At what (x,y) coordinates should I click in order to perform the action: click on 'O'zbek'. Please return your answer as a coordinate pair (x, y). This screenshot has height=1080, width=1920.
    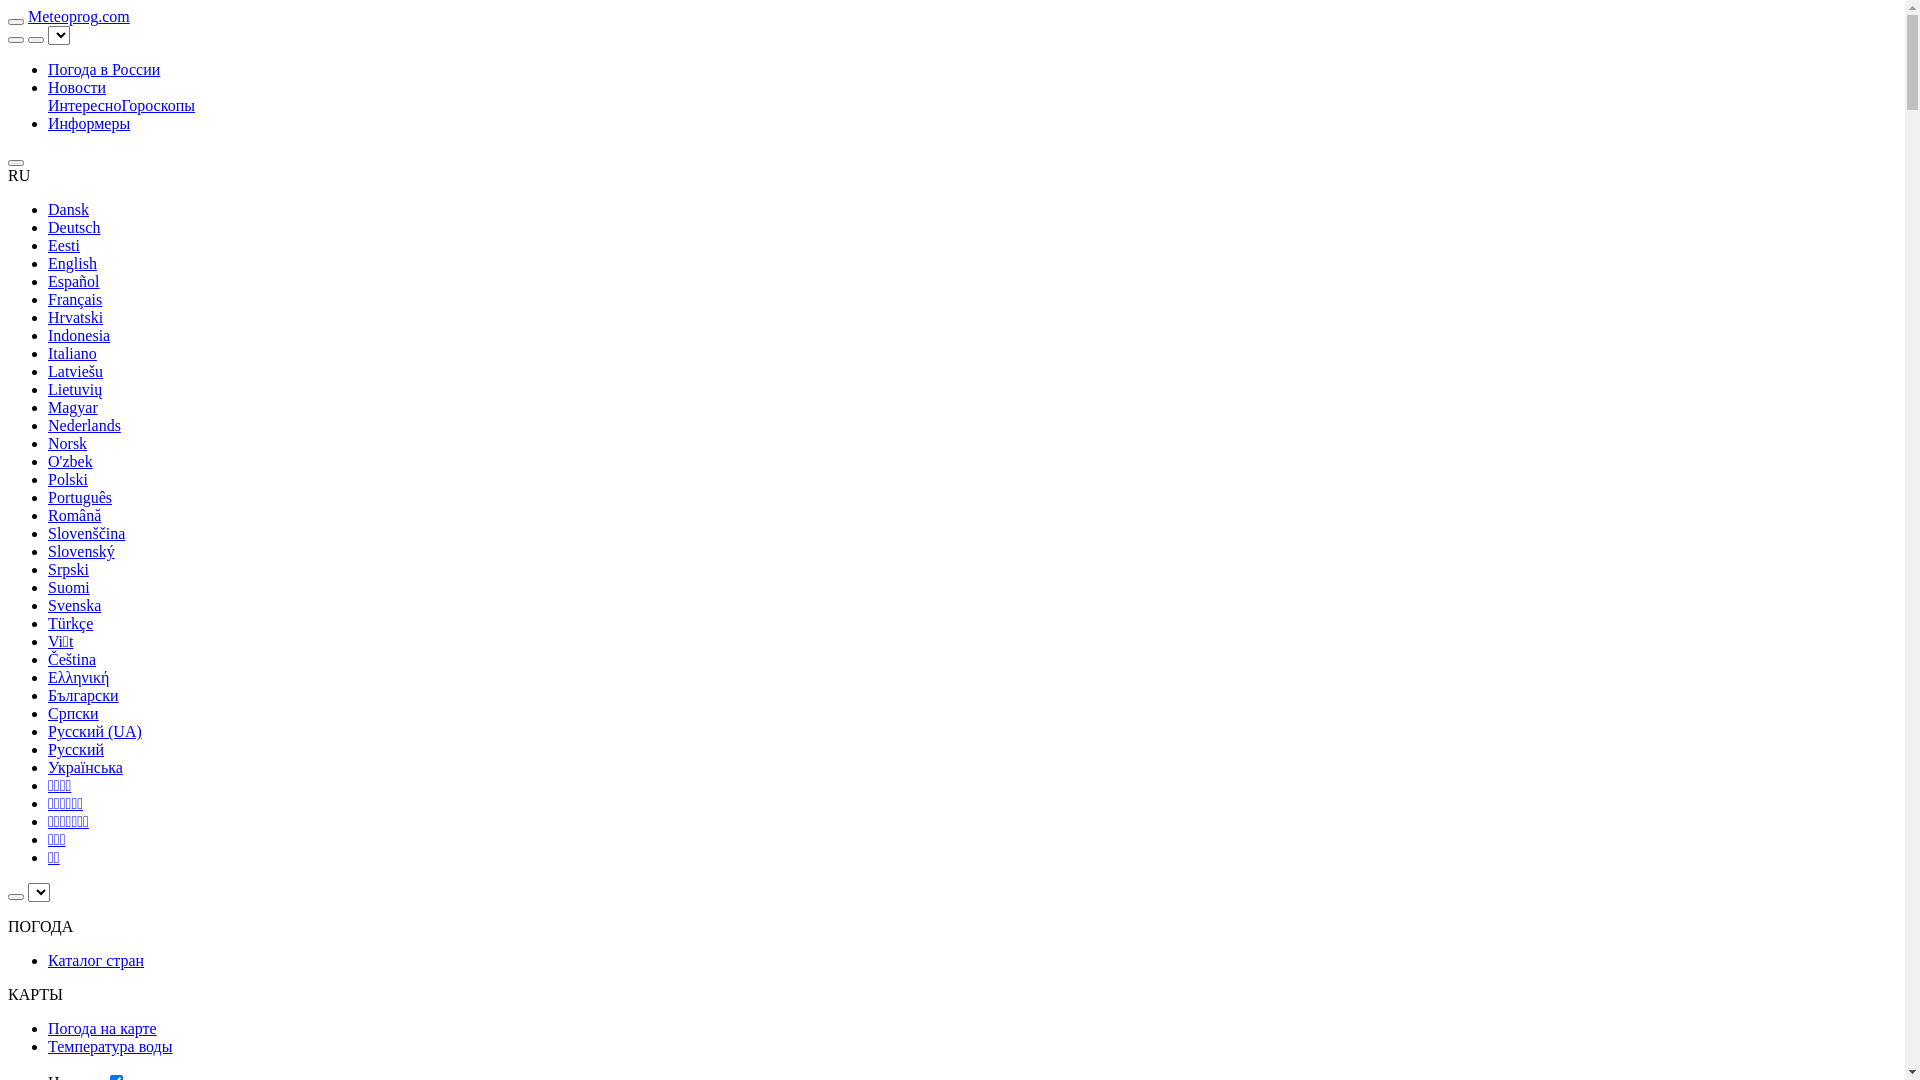
    Looking at the image, I should click on (70, 461).